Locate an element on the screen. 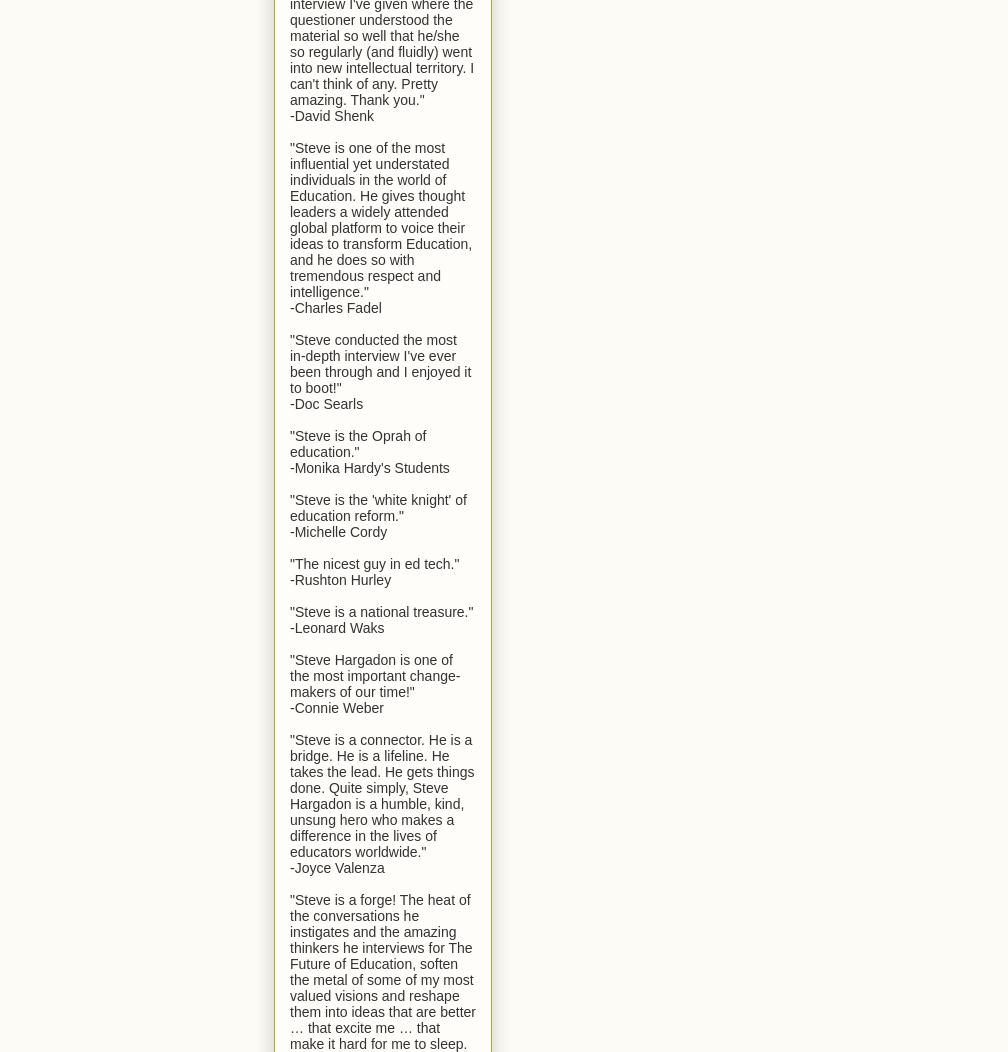 The width and height of the screenshot is (1008, 1052). '-Michelle Cordy' is located at coordinates (338, 531).